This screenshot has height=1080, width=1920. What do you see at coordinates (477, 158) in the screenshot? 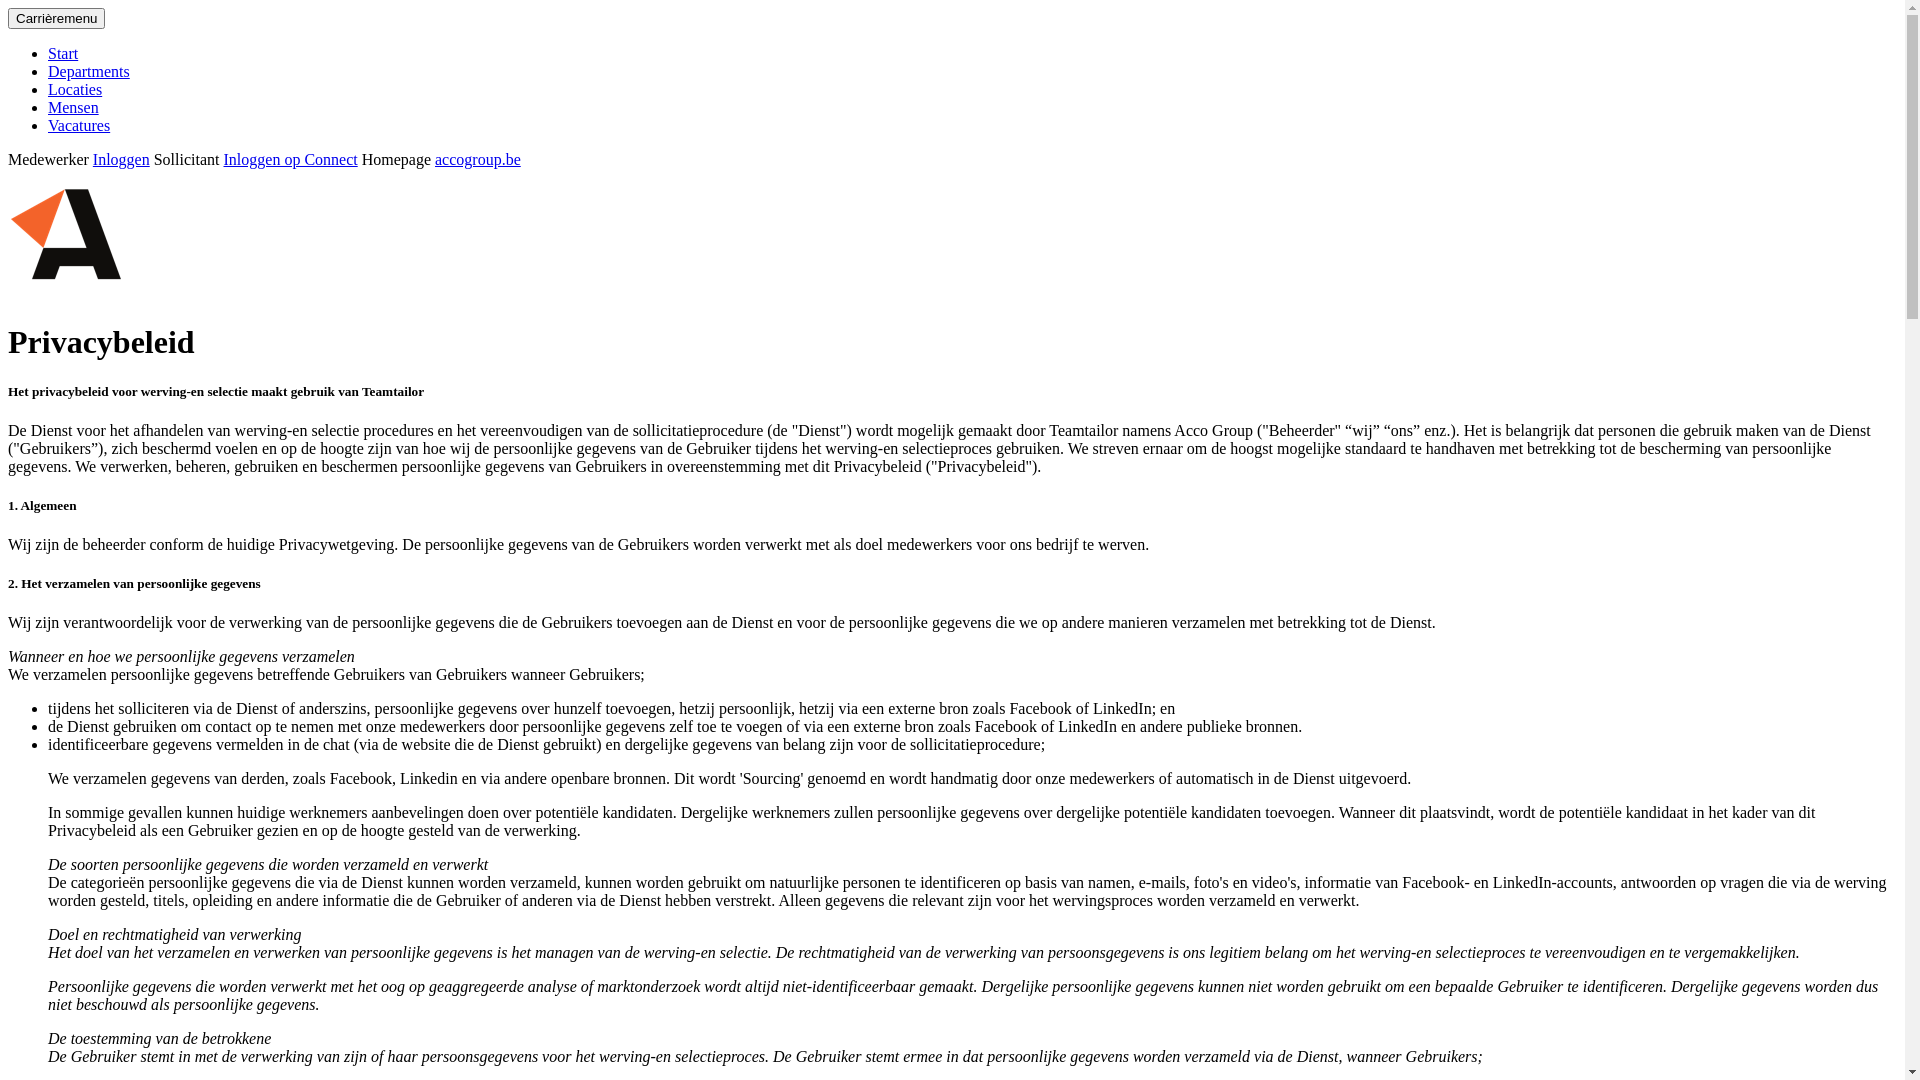
I see `'accogroup.be'` at bounding box center [477, 158].